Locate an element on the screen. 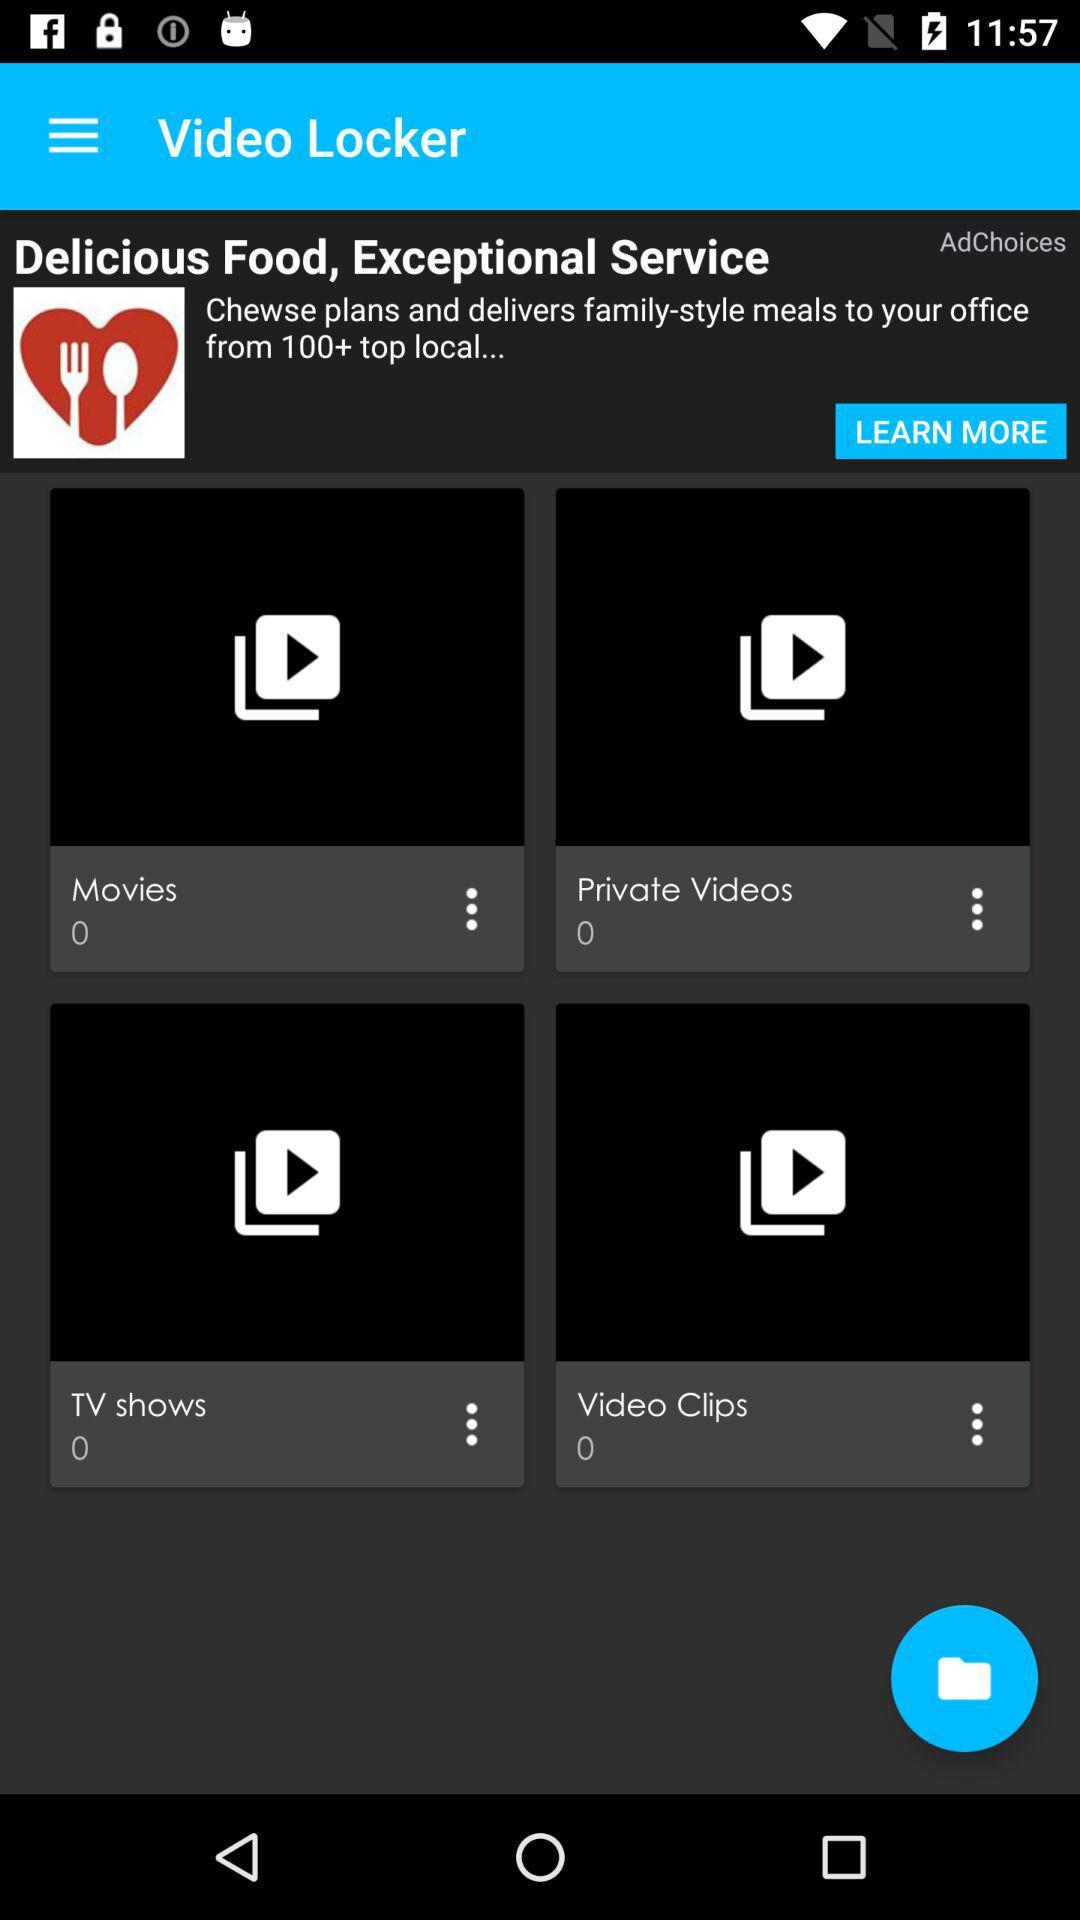 Image resolution: width=1080 pixels, height=1920 pixels. option is located at coordinates (471, 907).